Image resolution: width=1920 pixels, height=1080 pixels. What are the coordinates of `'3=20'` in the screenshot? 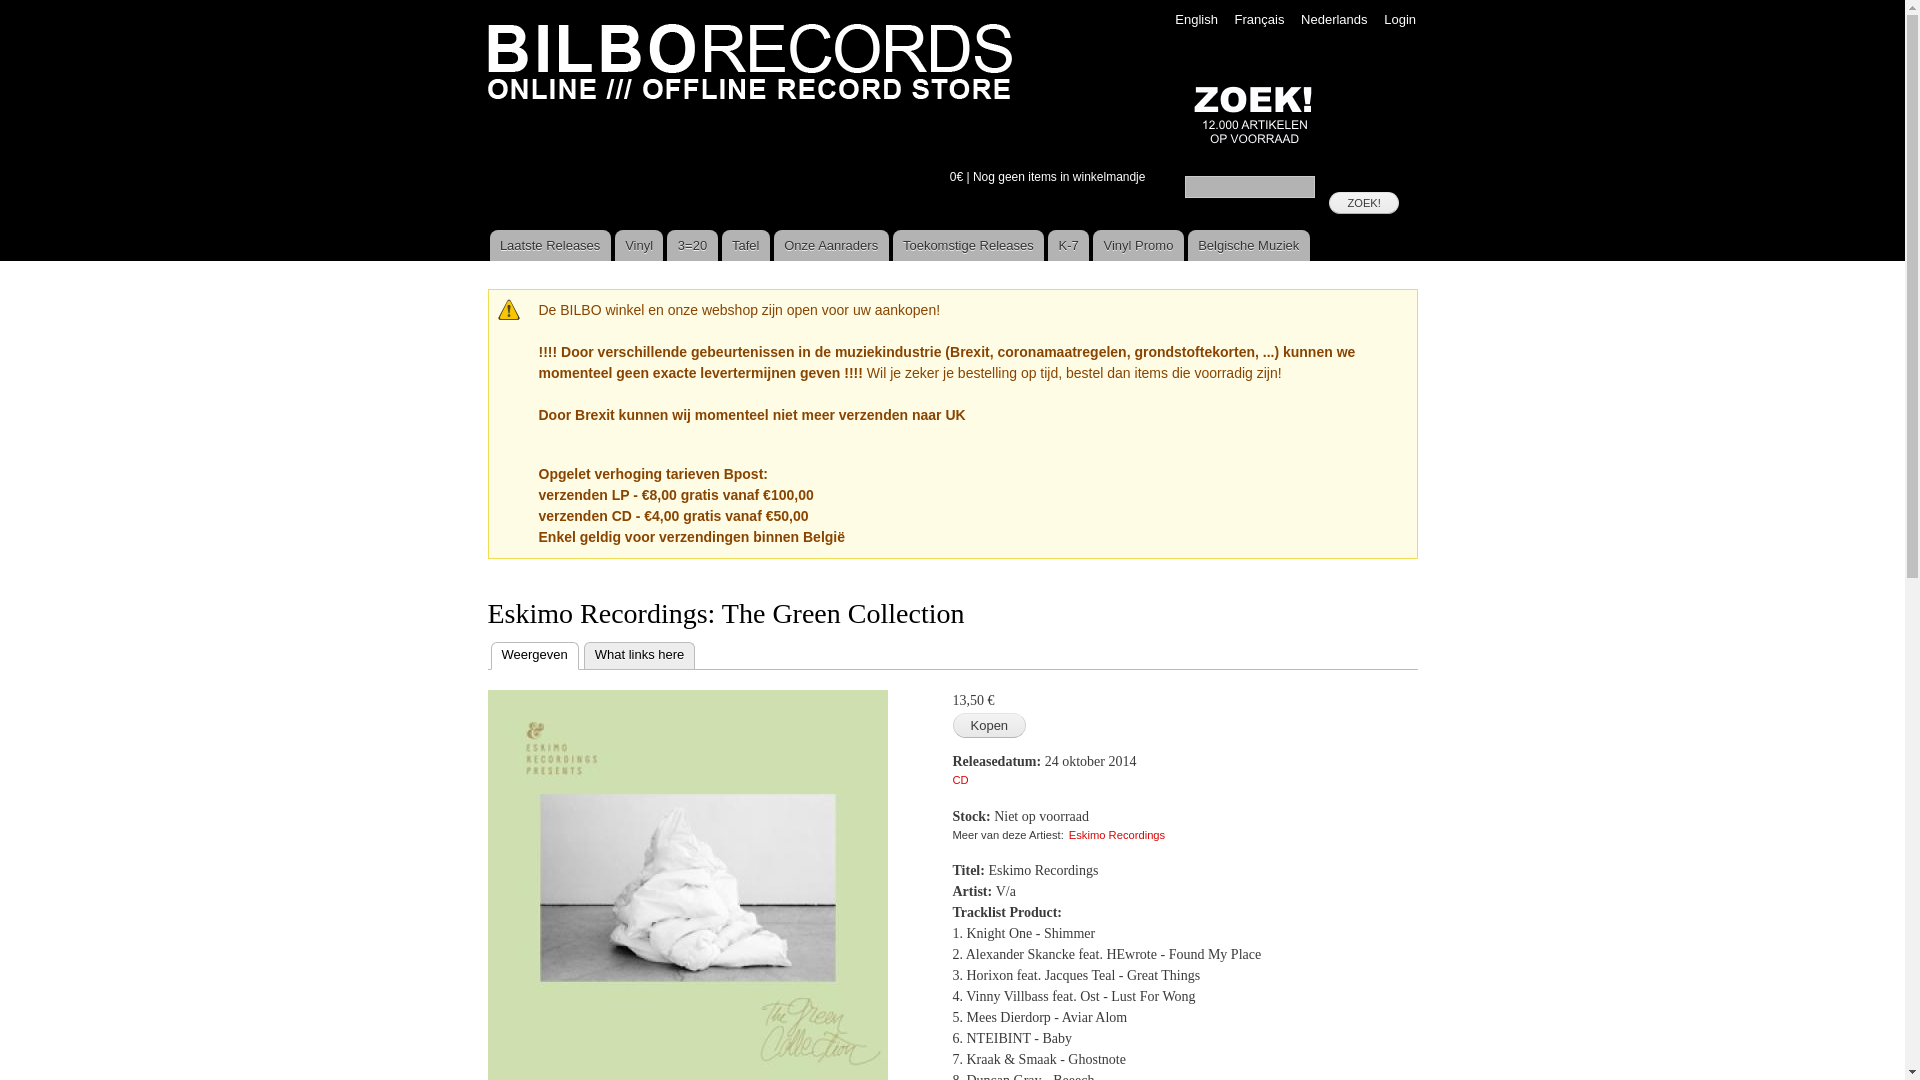 It's located at (691, 244).